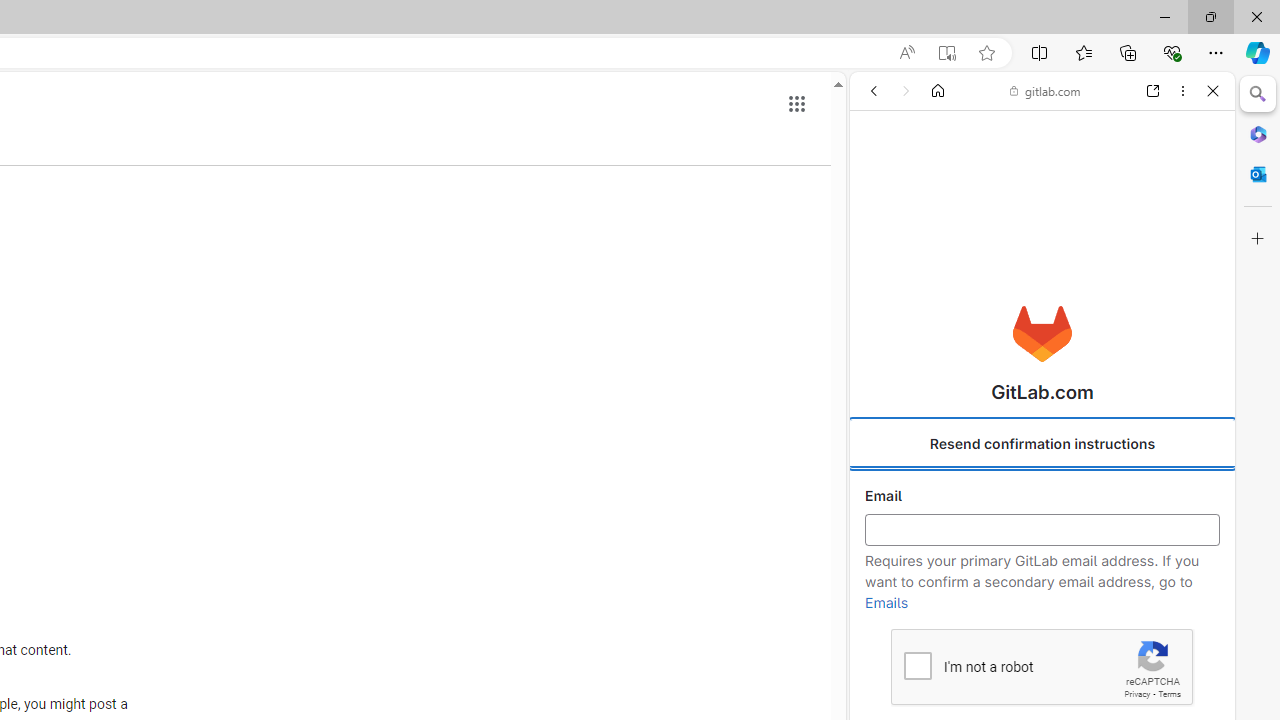  Describe the element at coordinates (1041, 495) in the screenshot. I see `'Login'` at that location.